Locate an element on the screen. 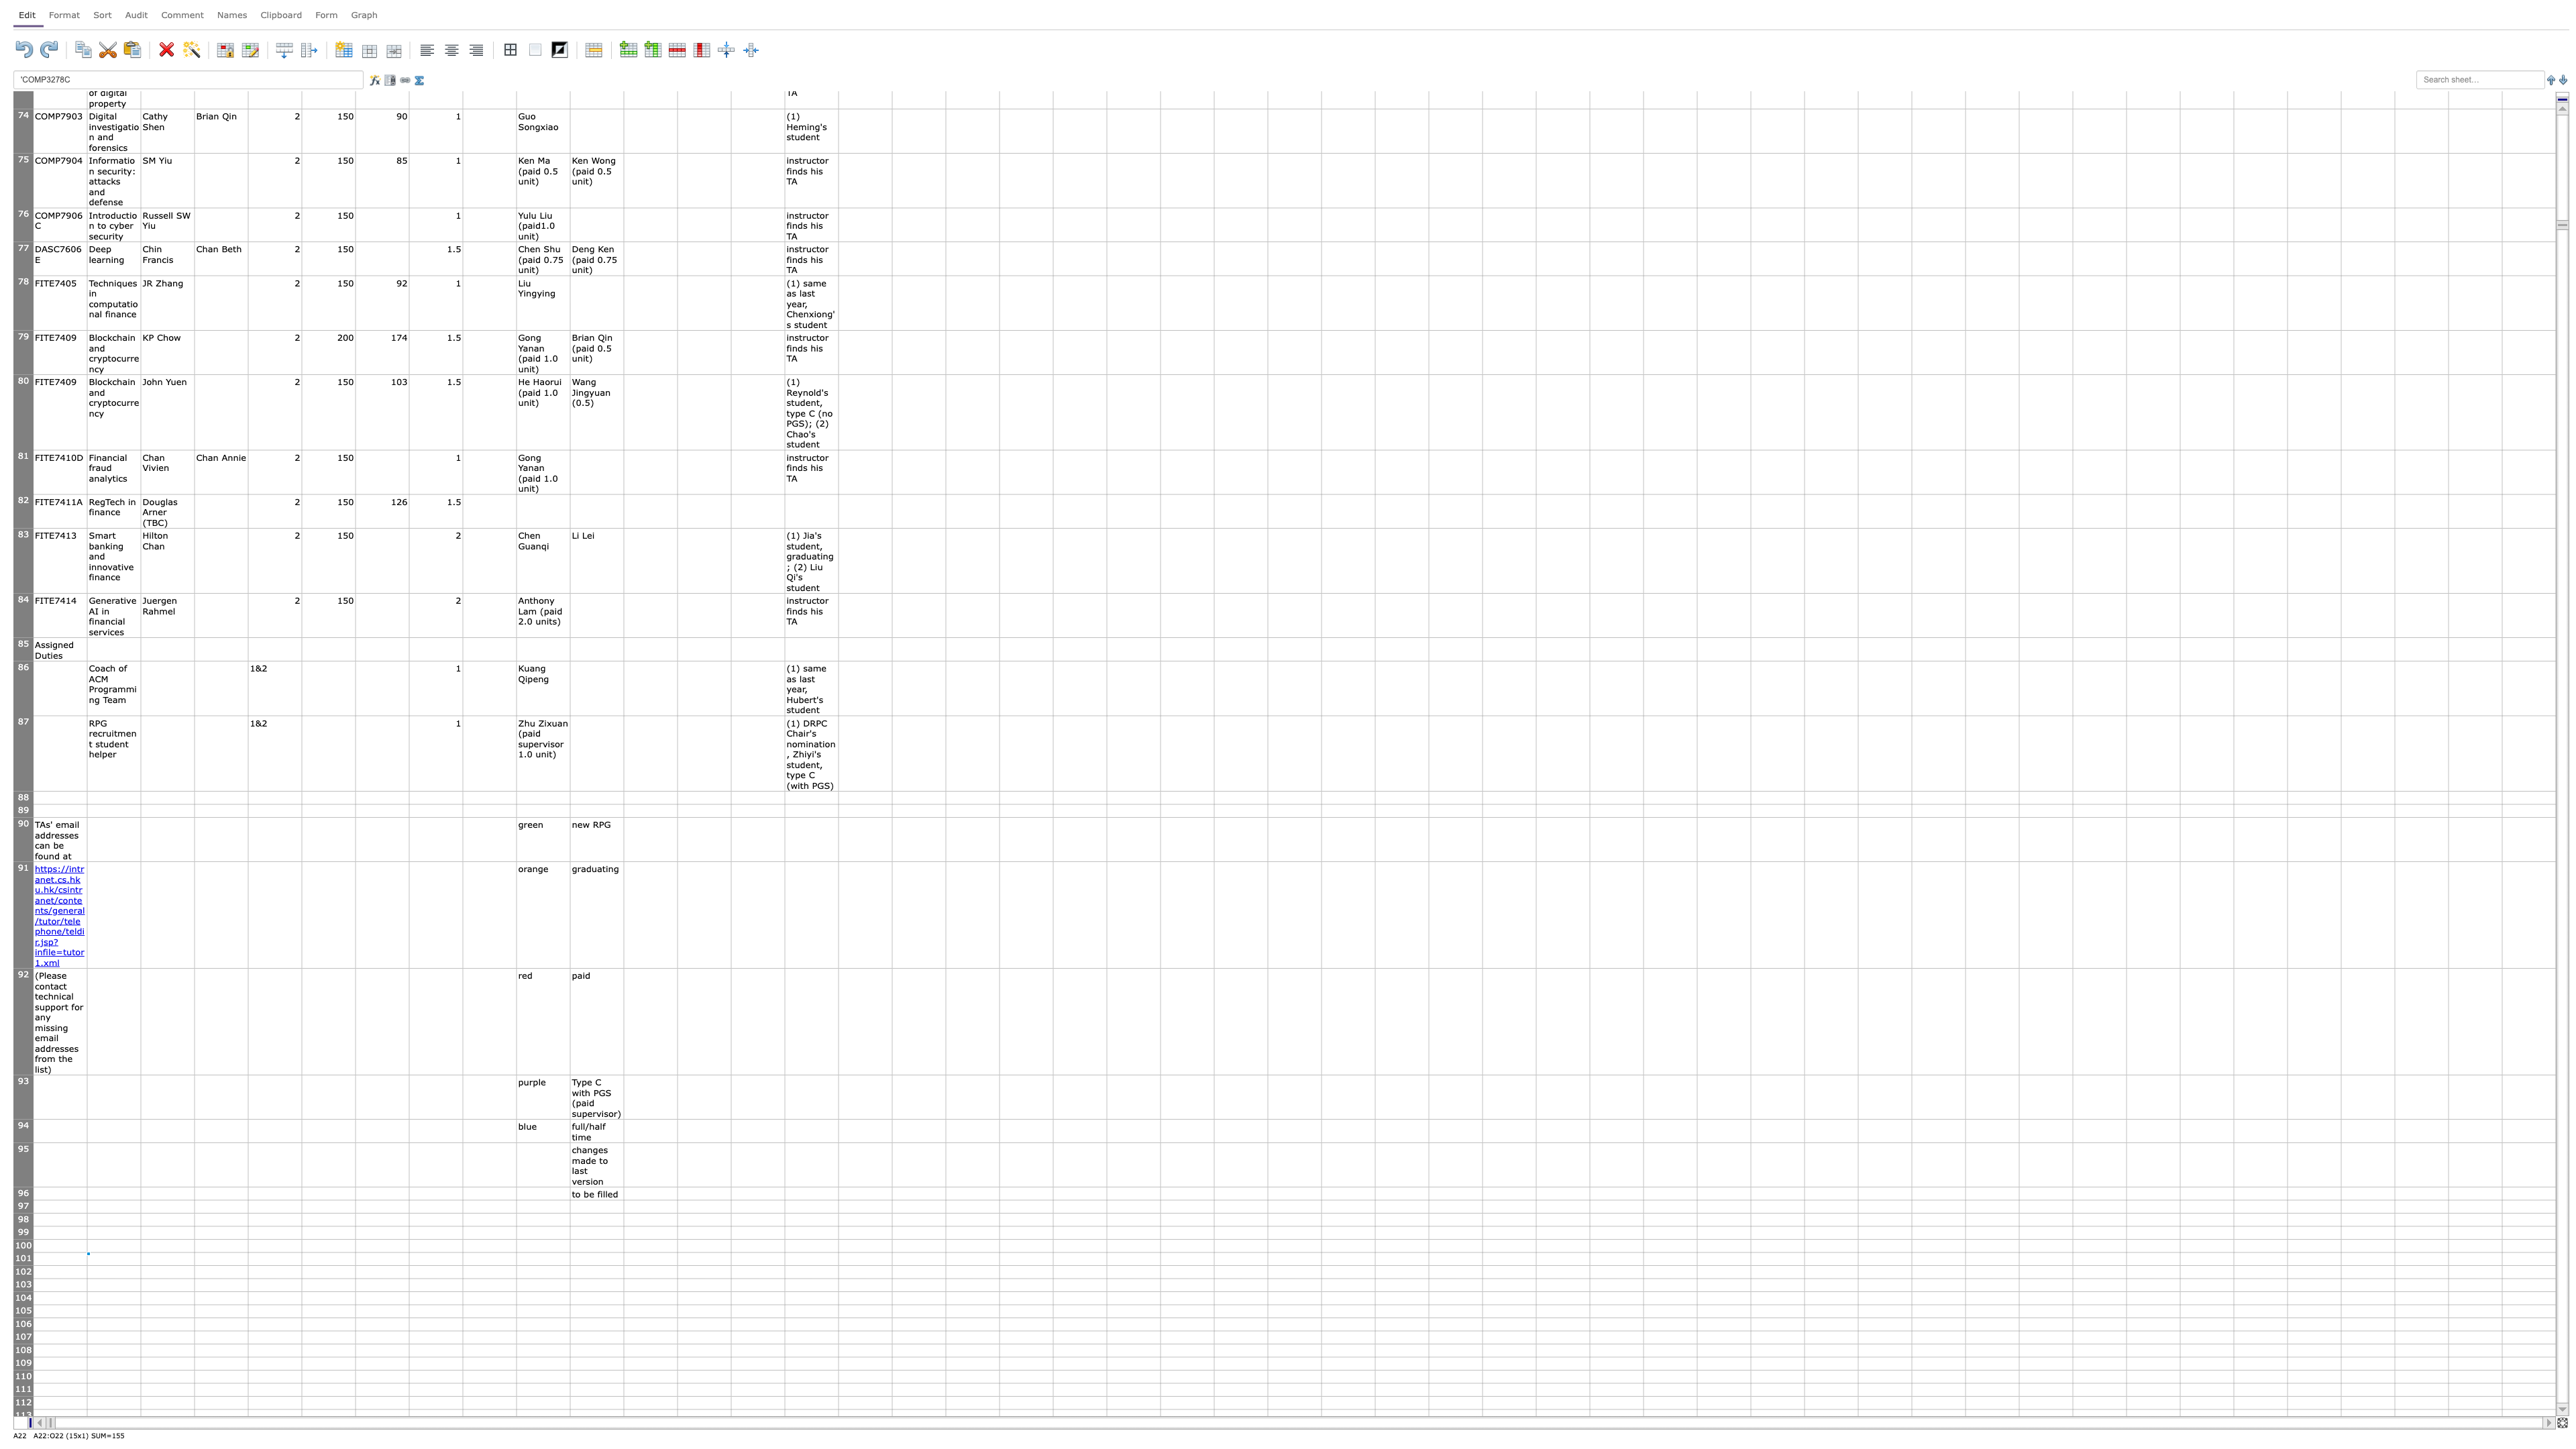 The width and height of the screenshot is (2576, 1449). row 99's header bottom edge for resizing is located at coordinates (23, 1238).